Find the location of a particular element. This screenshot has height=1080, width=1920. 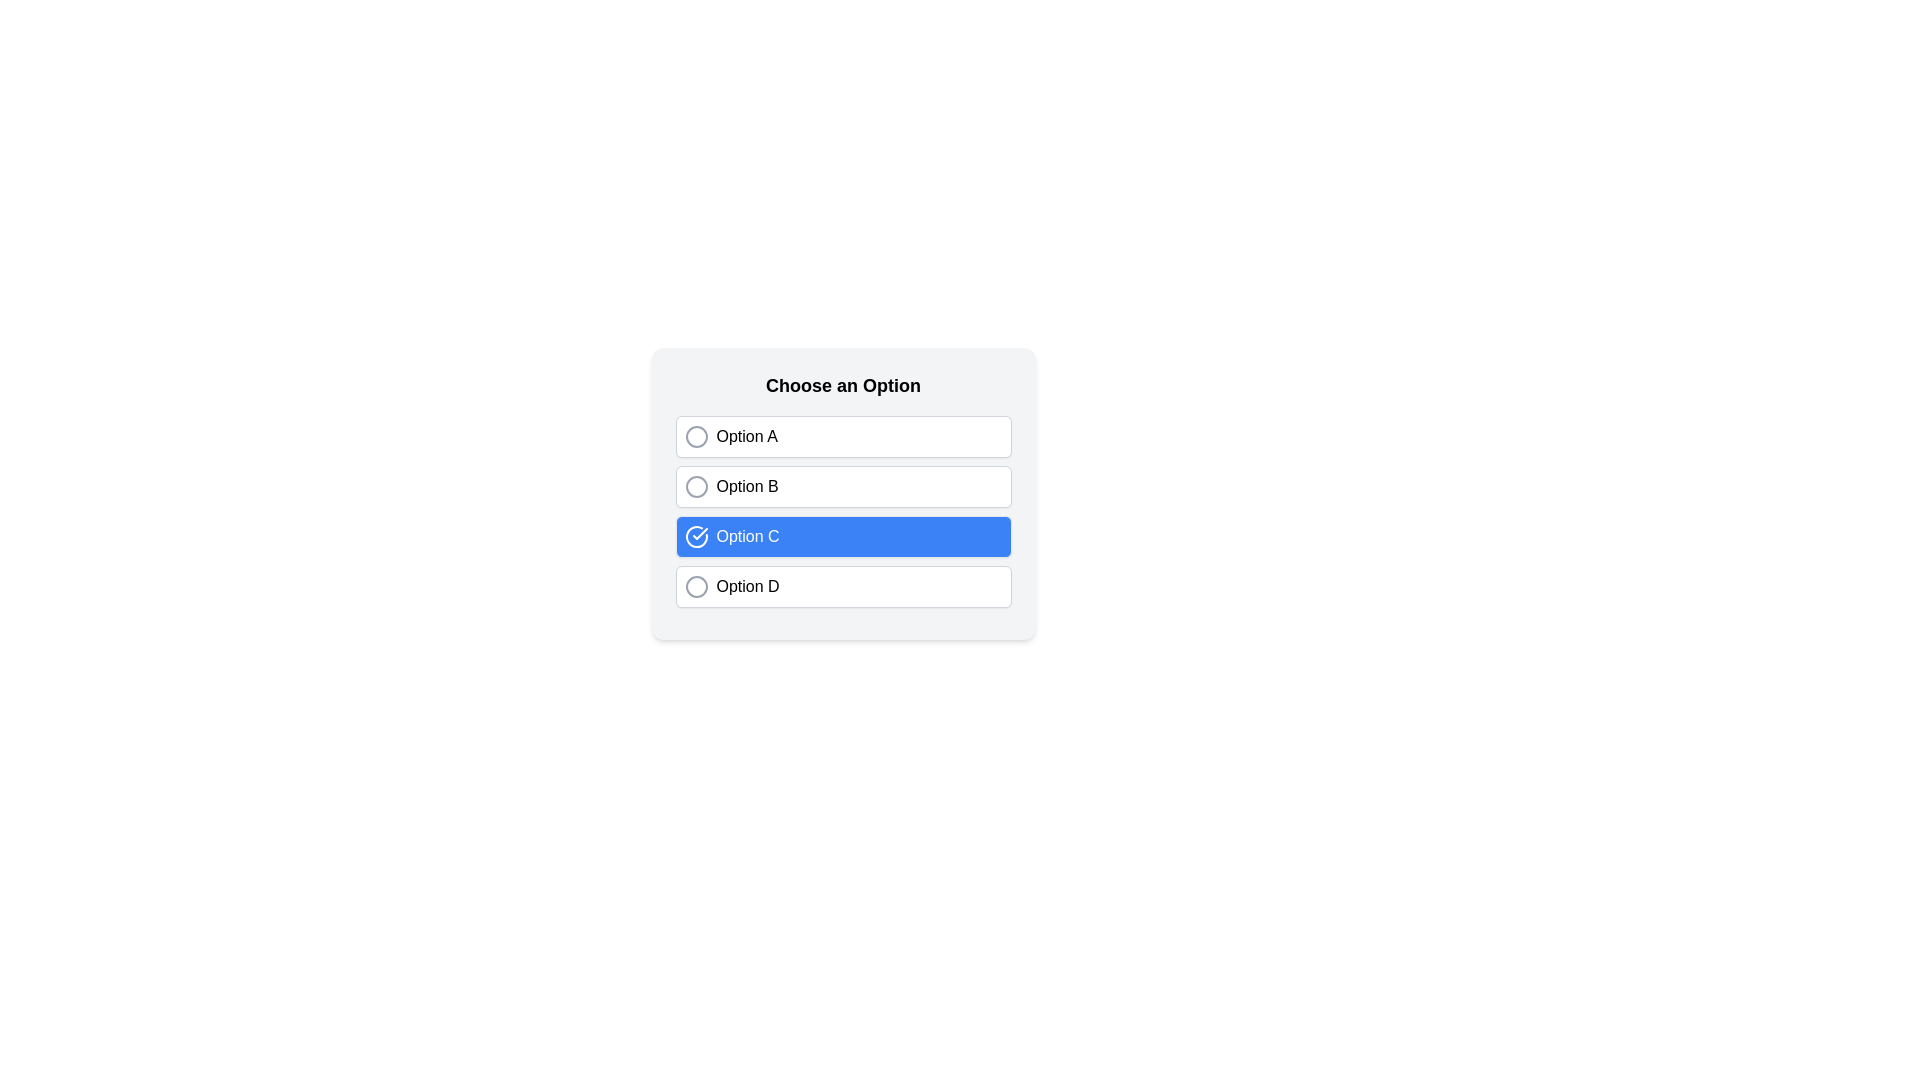

the radio button located to the left of 'Option B' is located at coordinates (696, 486).